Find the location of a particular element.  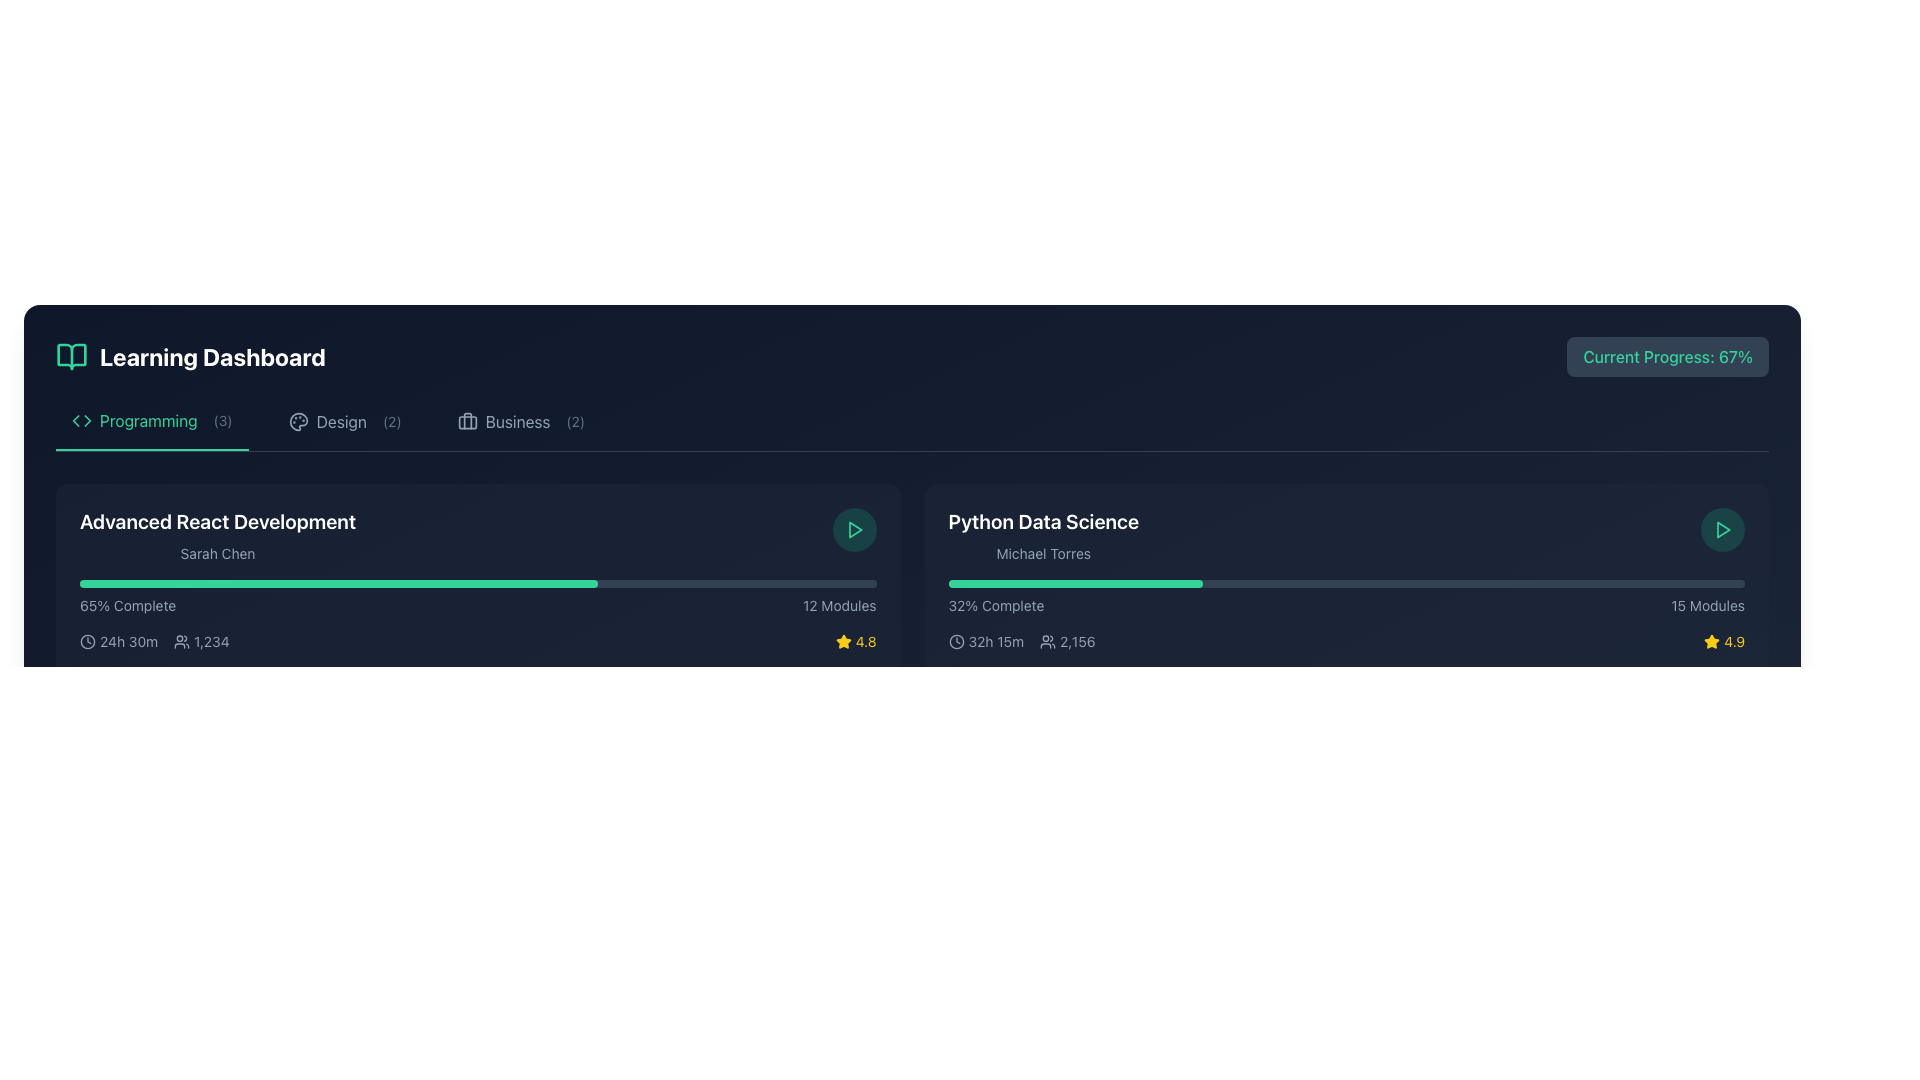

the progress bar located centrally in the card labeled 'Advanced React Development', which visually represents the progress within the course is located at coordinates (477, 596).